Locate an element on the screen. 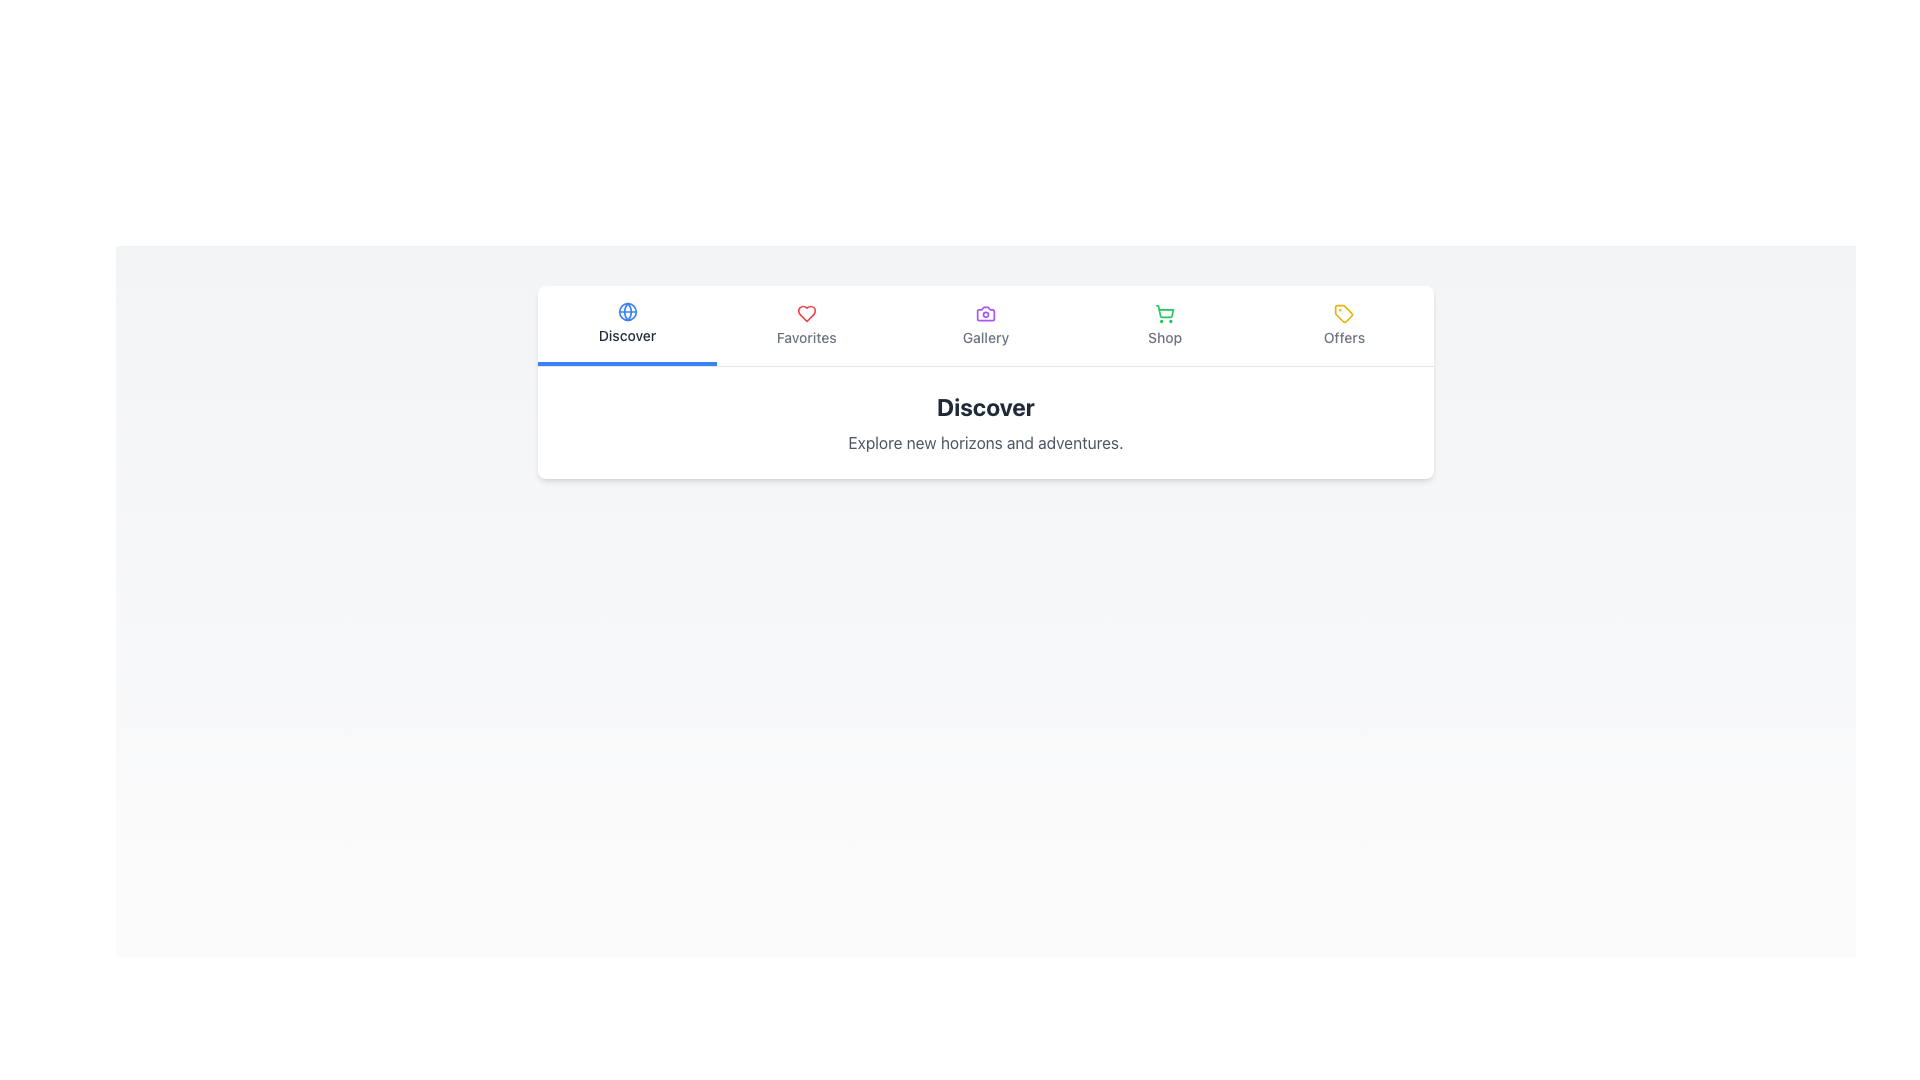 The width and height of the screenshot is (1920, 1080). the 'Offers' button in the top-right navigation menu is located at coordinates (1344, 325).